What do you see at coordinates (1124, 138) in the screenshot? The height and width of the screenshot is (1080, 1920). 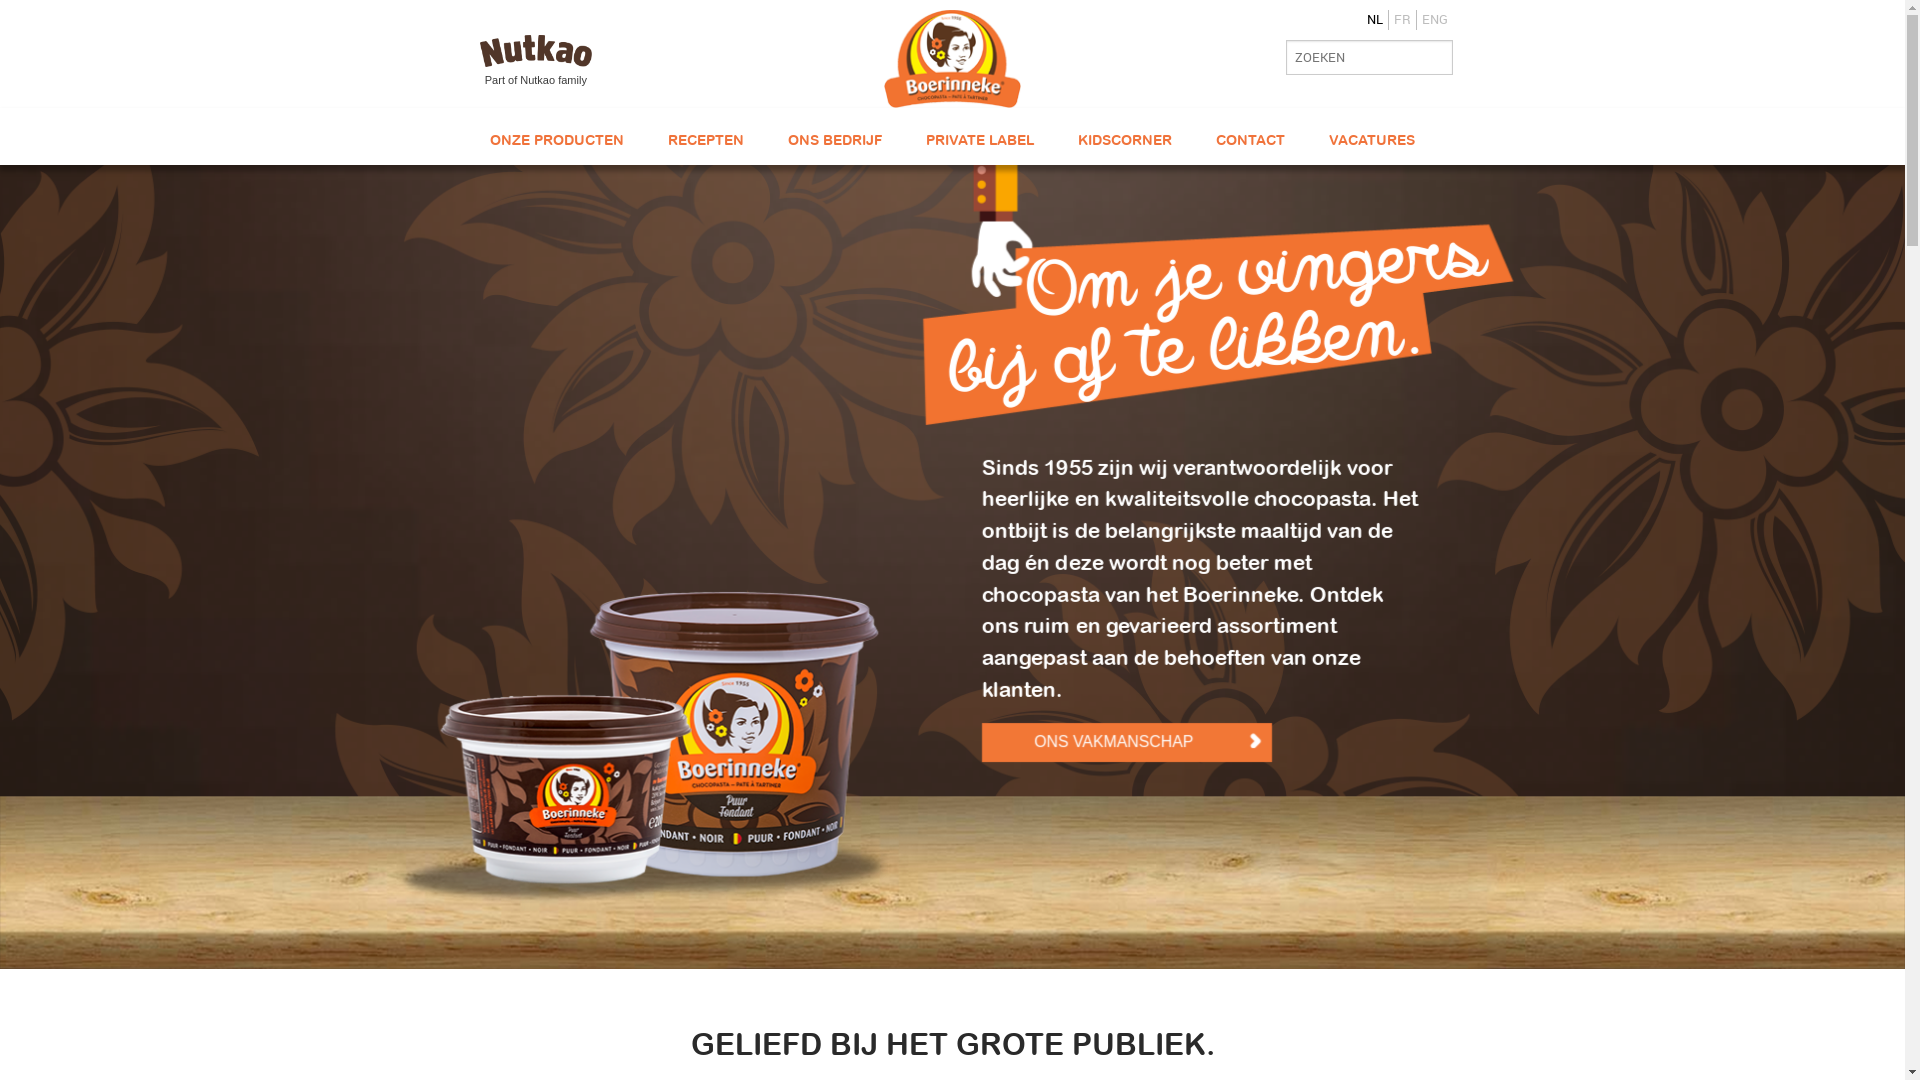 I see `'KIDSCORNER'` at bounding box center [1124, 138].